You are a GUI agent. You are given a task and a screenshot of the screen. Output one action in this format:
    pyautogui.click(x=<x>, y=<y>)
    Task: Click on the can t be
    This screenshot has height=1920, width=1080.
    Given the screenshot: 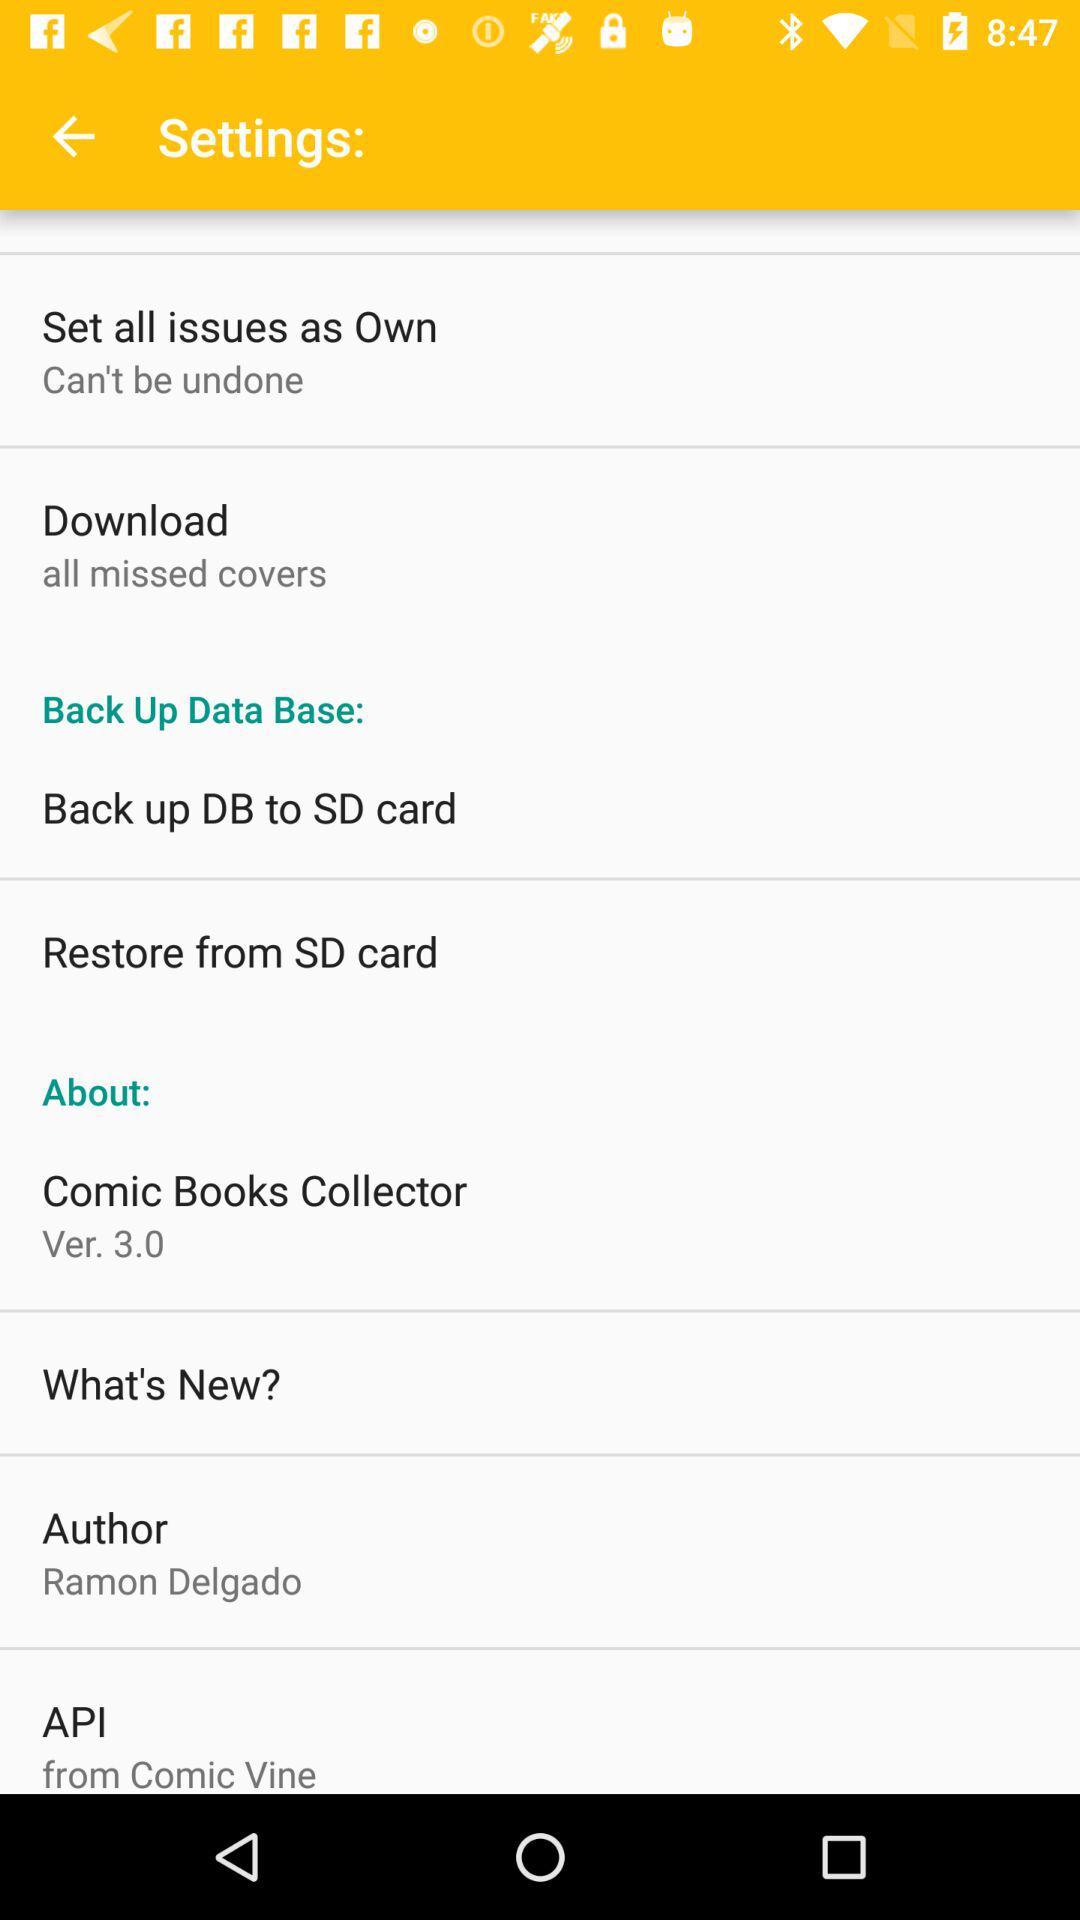 What is the action you would take?
    pyautogui.click(x=171, y=378)
    